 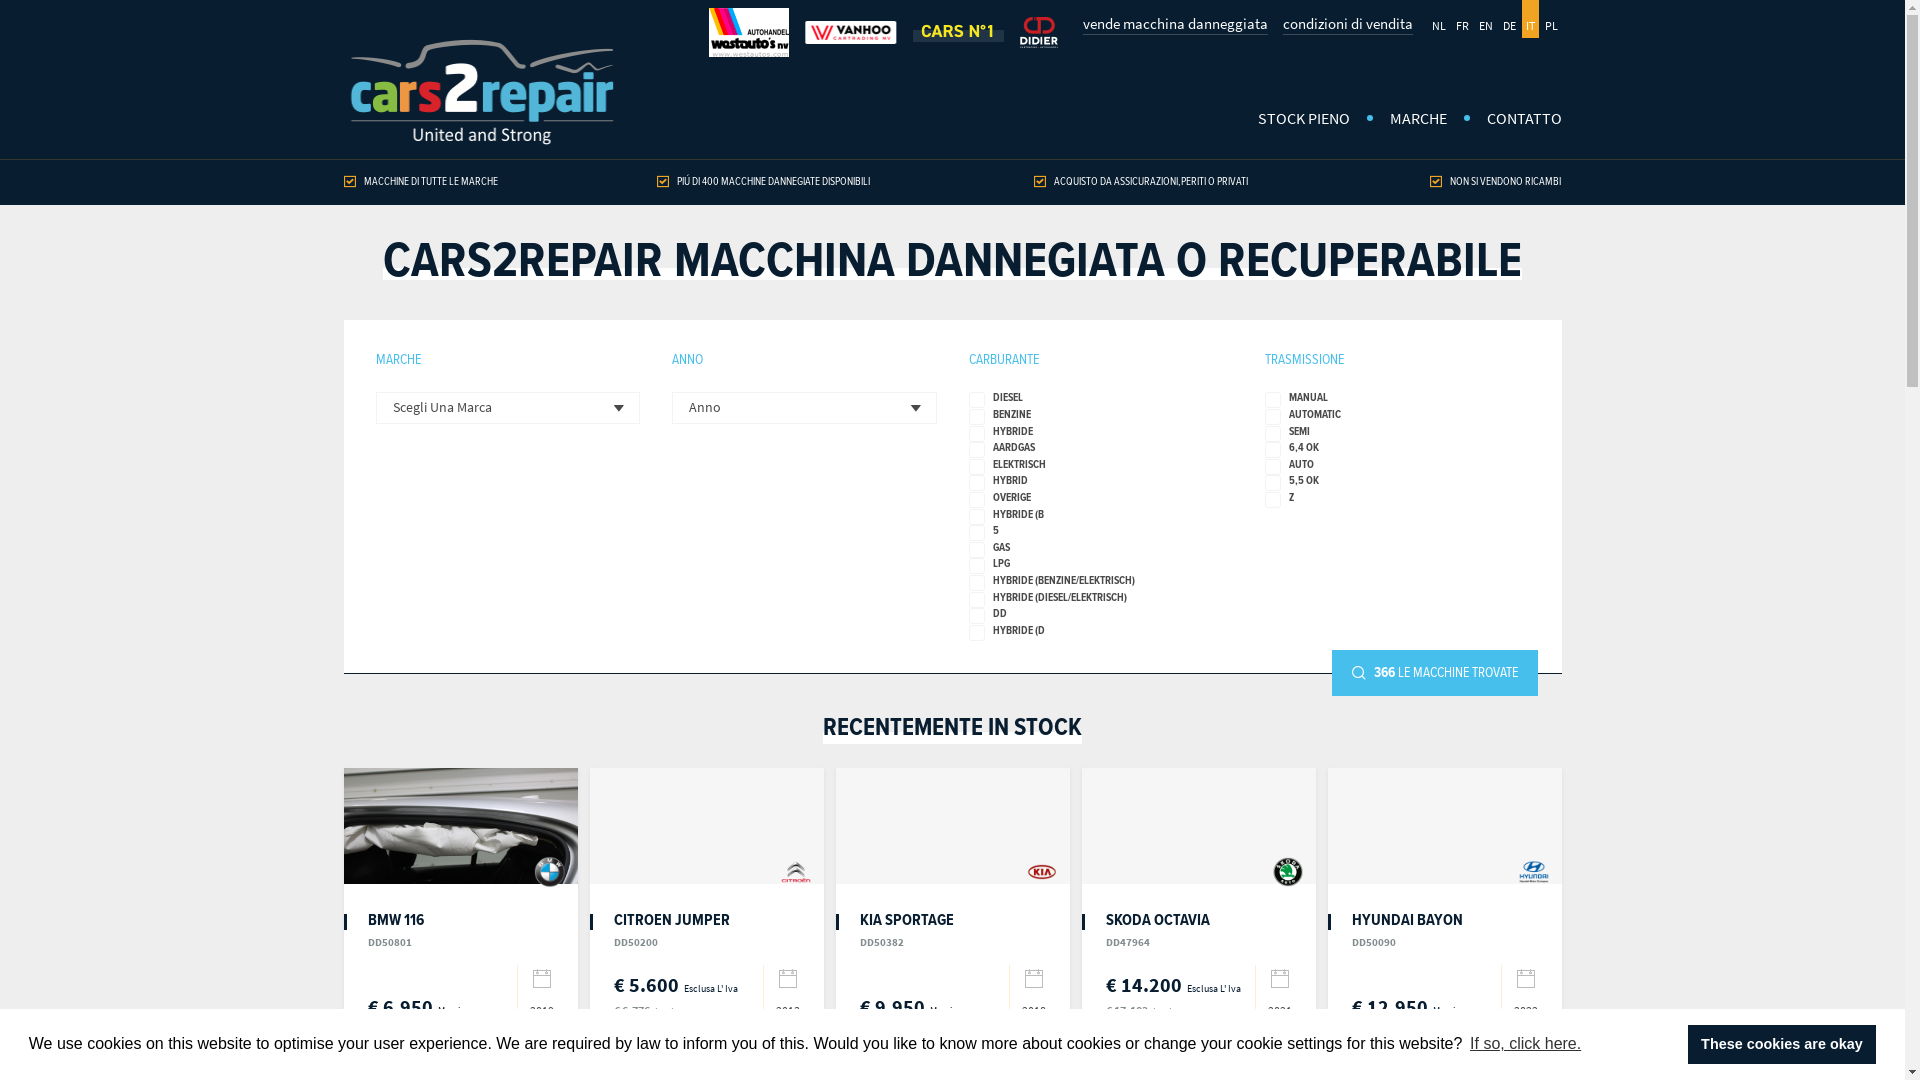 I want to click on 'DE', so click(x=1508, y=19).